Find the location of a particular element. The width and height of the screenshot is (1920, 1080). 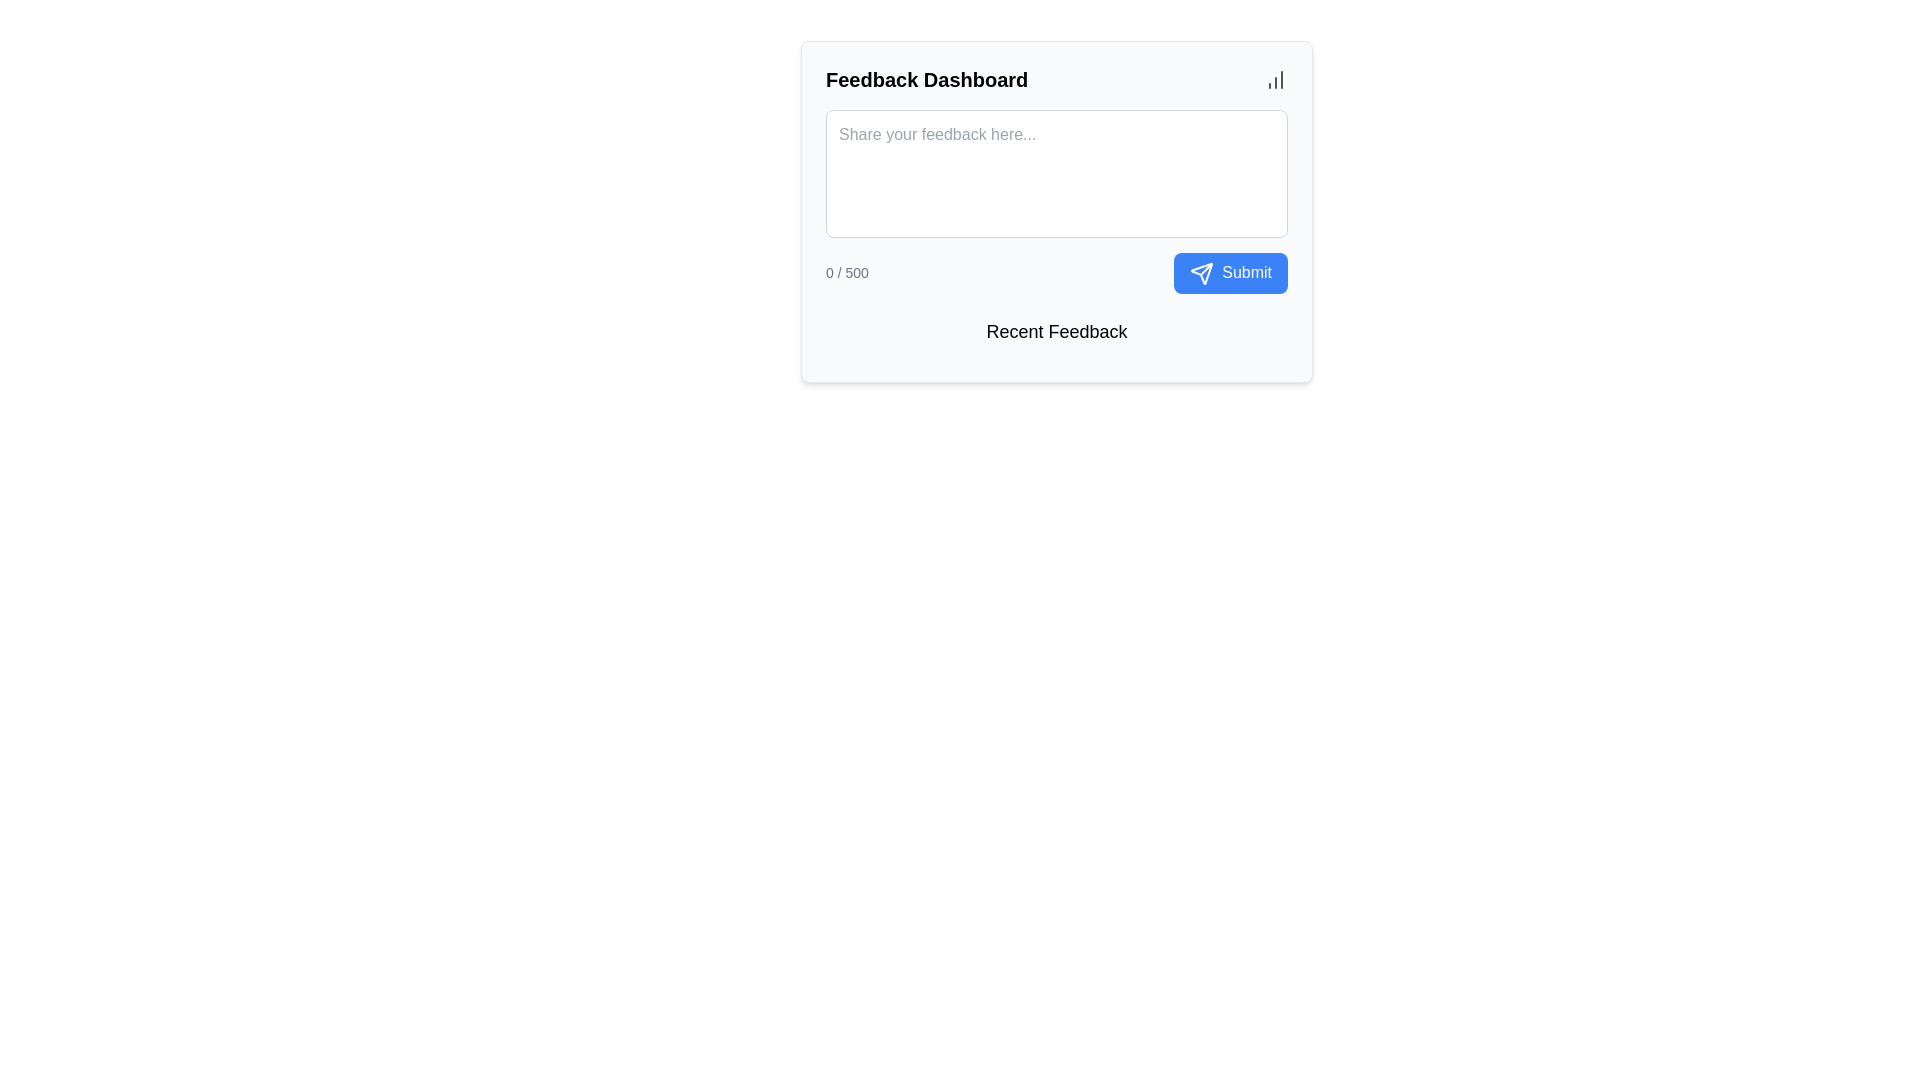

the 'Submit' button located in the bottom-right corner of the feedback form area is located at coordinates (1201, 273).